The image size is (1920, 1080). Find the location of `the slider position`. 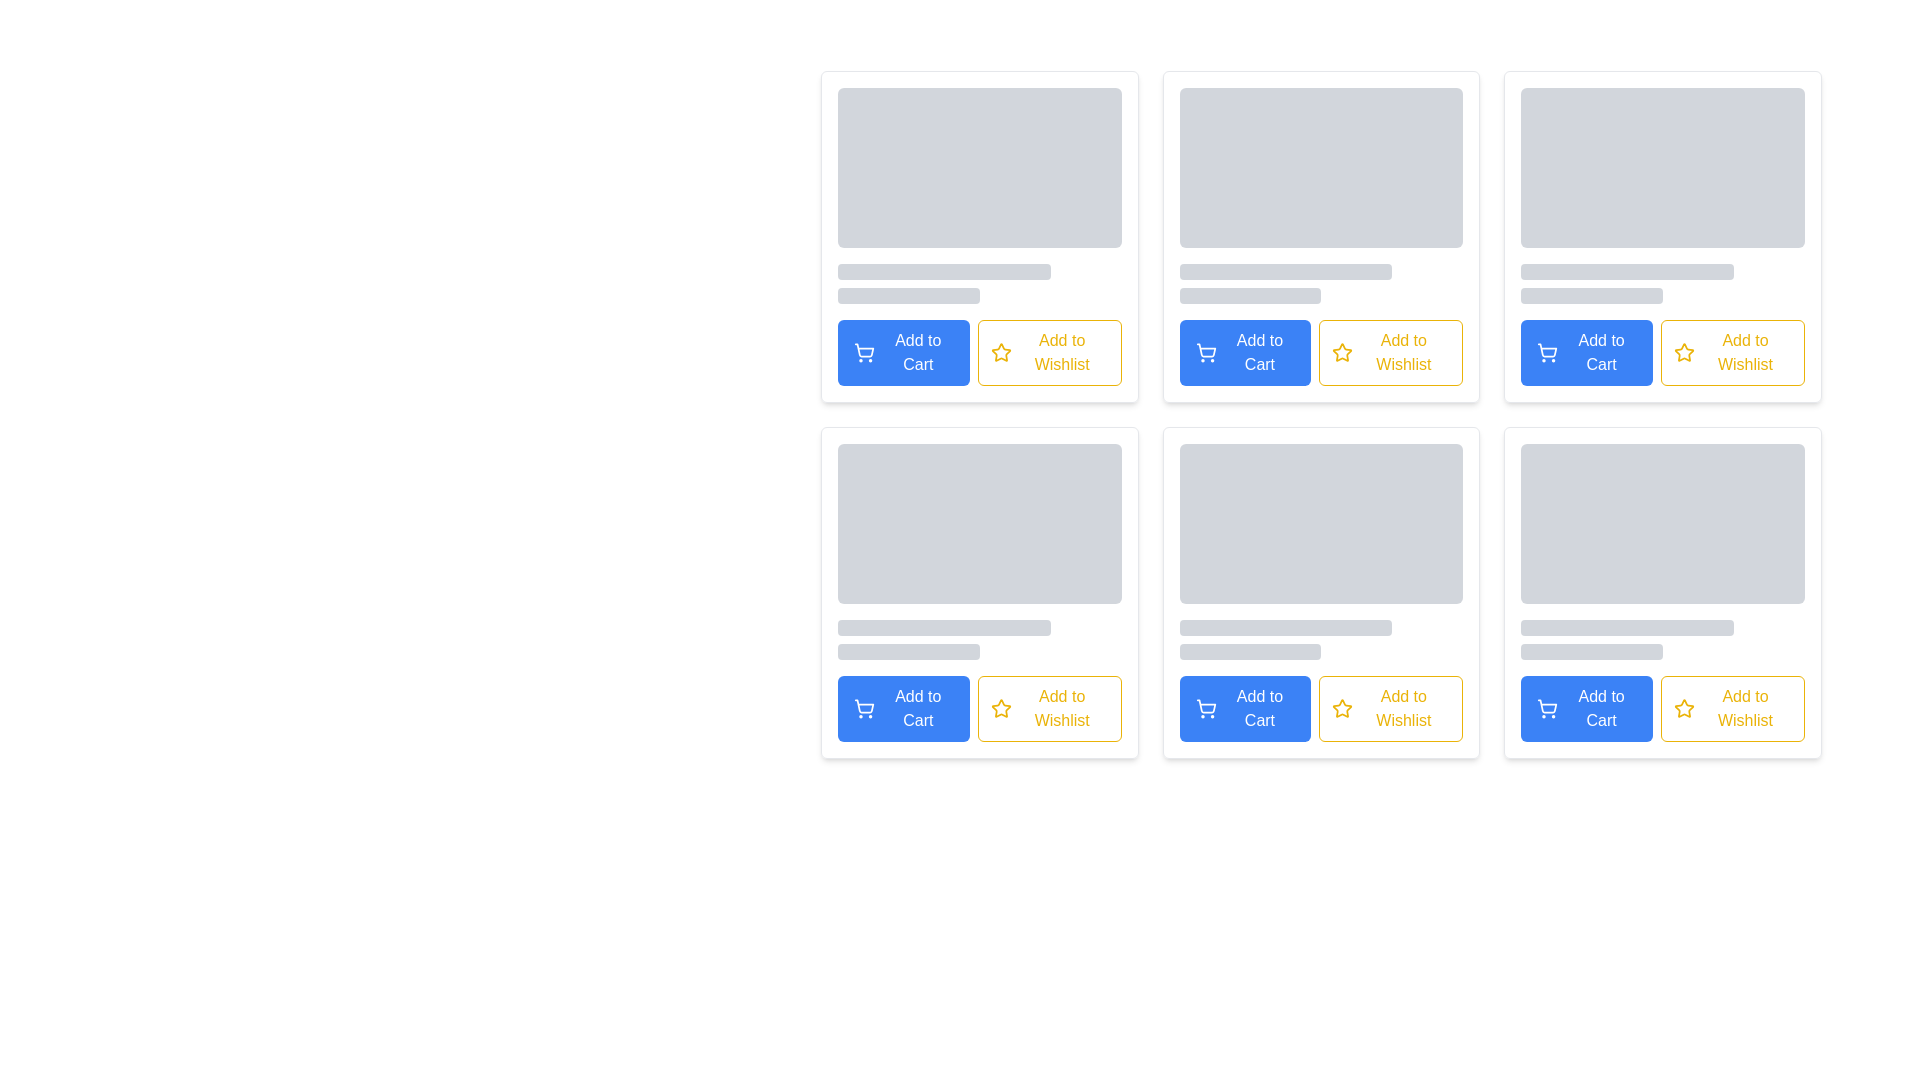

the slider position is located at coordinates (1308, 651).